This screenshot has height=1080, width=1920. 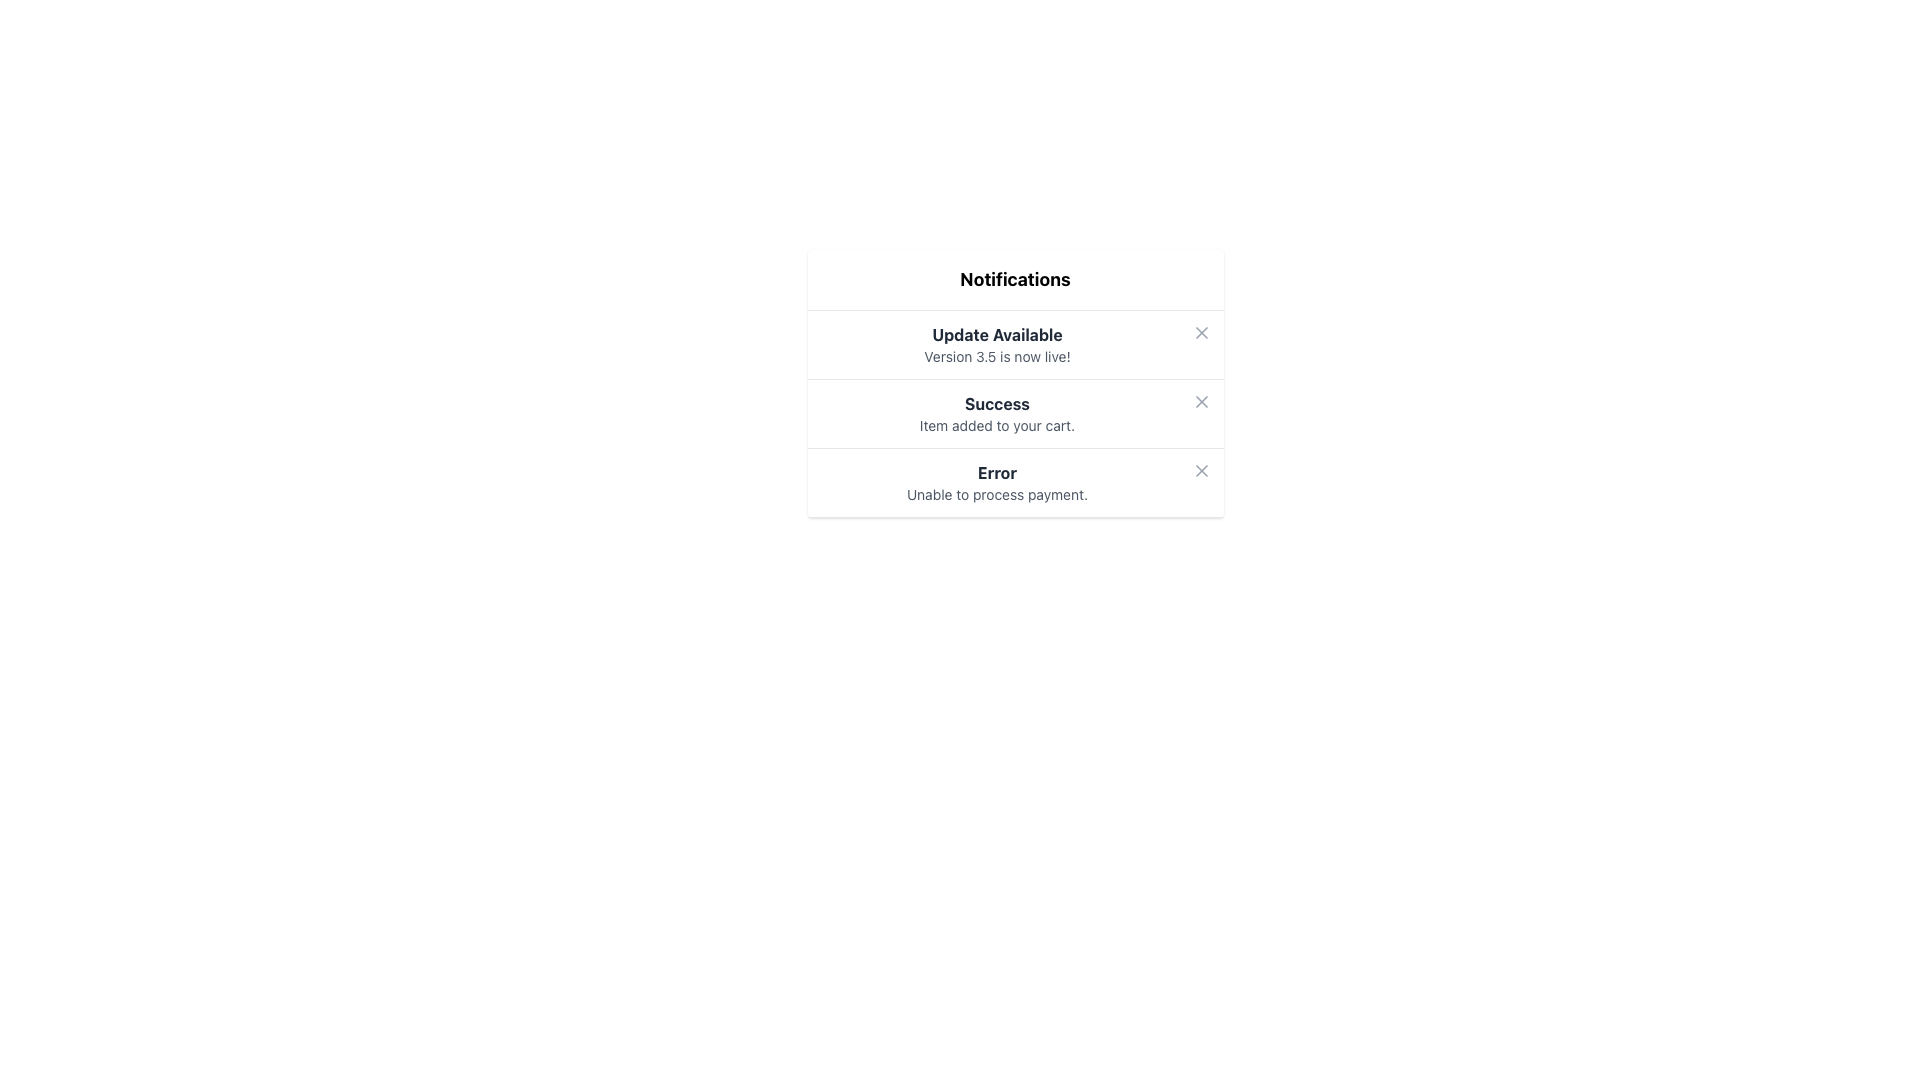 What do you see at coordinates (997, 343) in the screenshot?
I see `the notification message displaying 'Update Available' in bold with the message 'Version 3.5 is now live!'` at bounding box center [997, 343].